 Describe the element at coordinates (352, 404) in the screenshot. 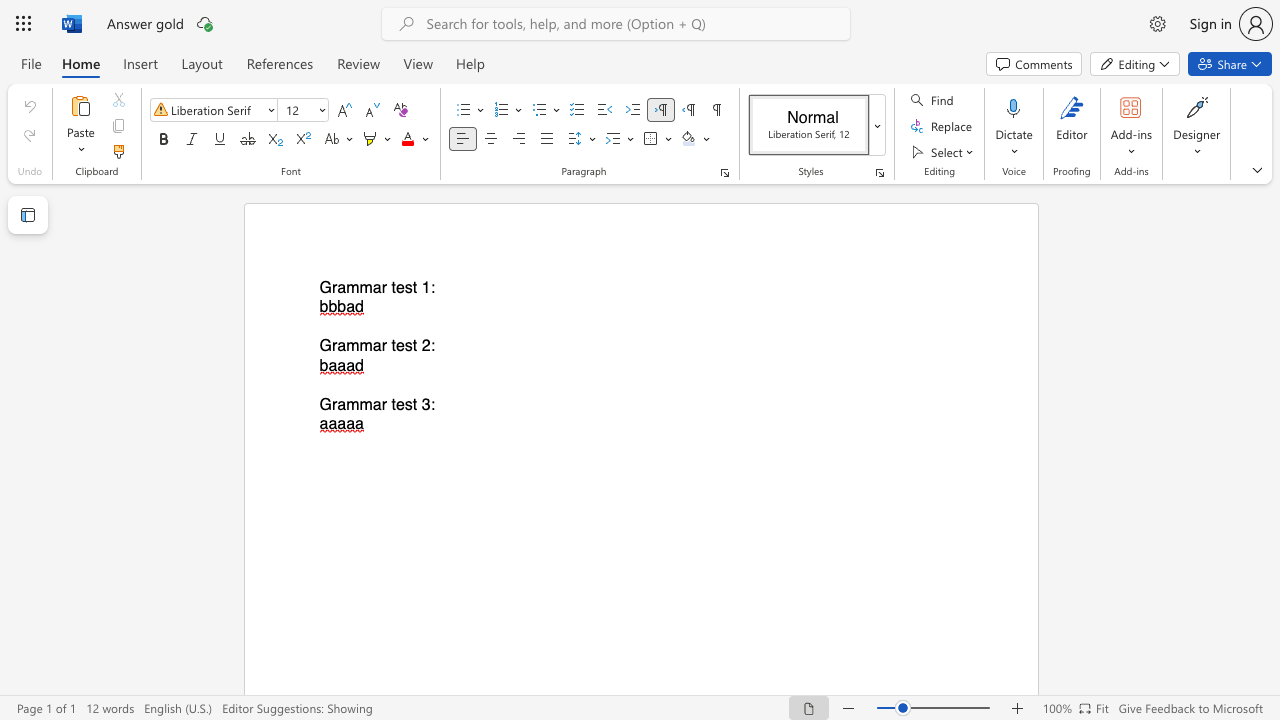

I see `the 1th character "m" in the text` at that location.